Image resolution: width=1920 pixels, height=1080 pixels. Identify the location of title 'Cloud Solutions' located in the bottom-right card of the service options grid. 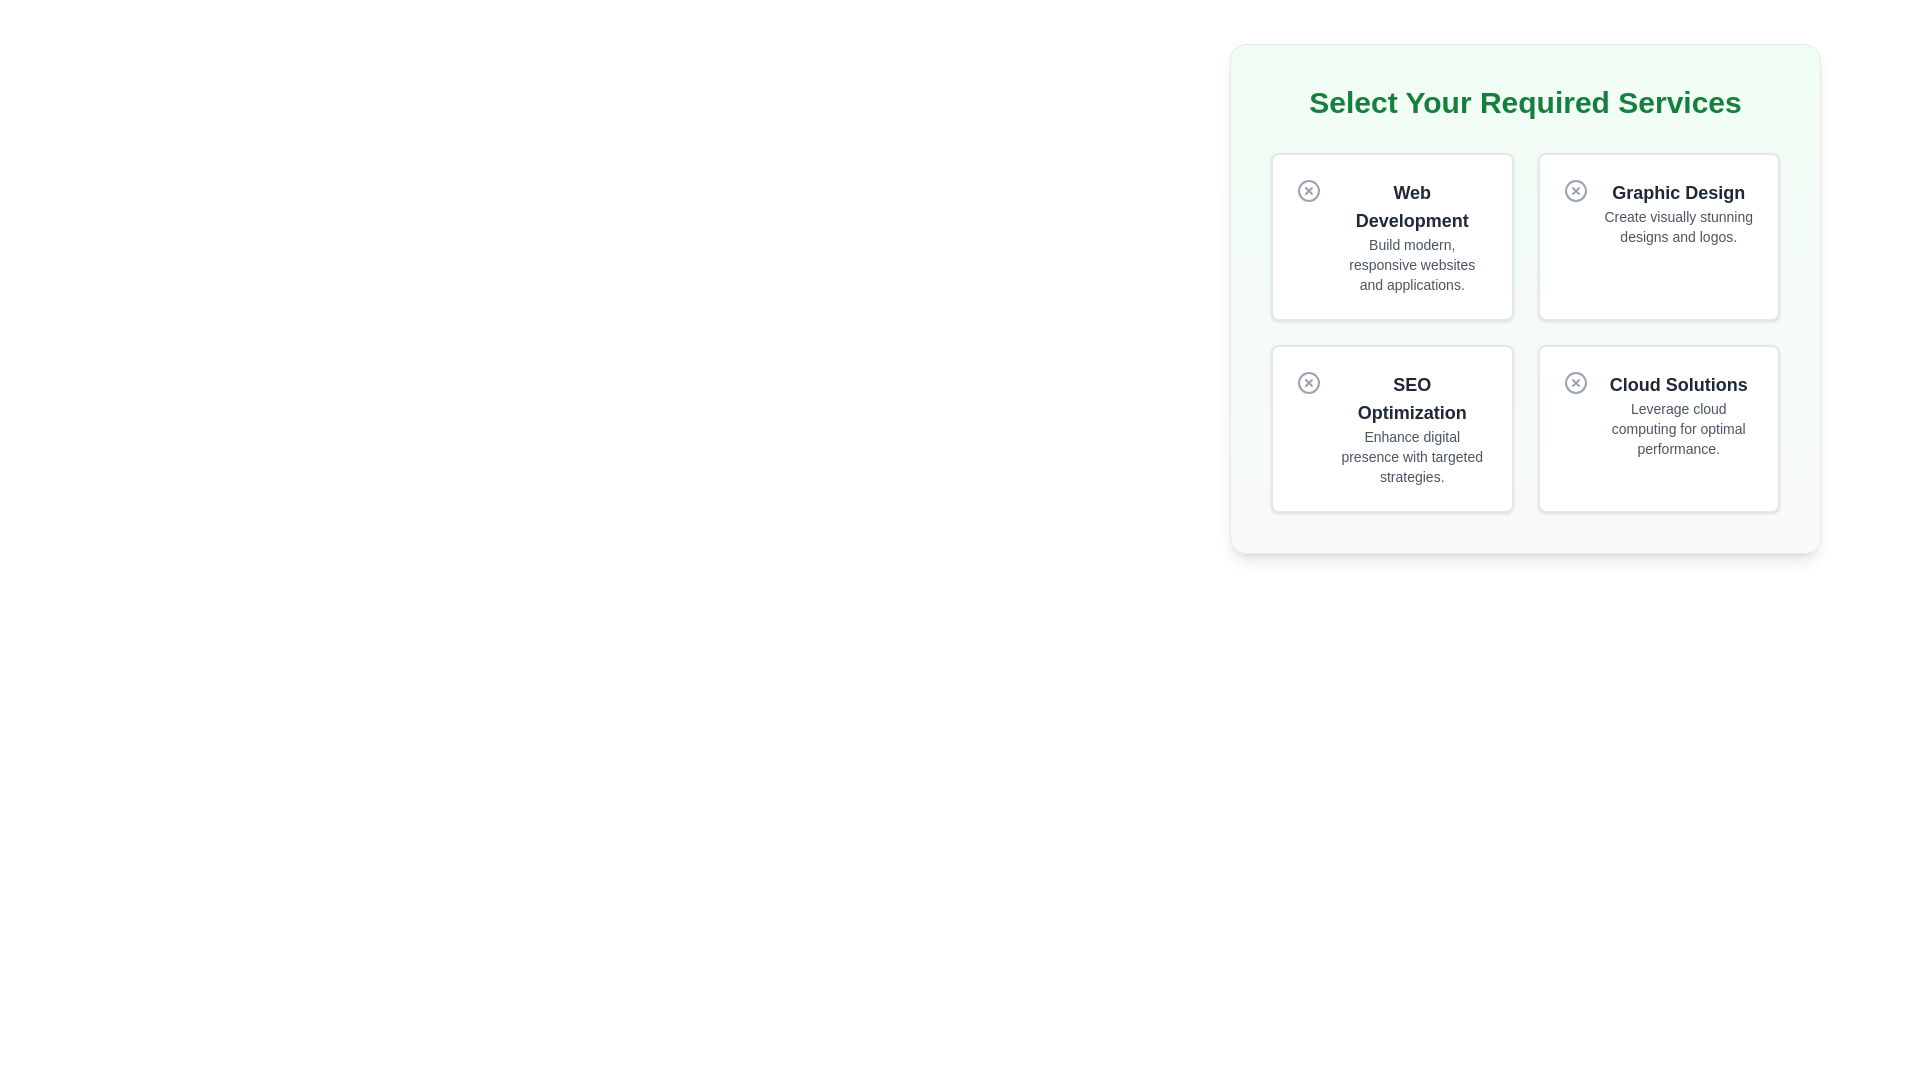
(1678, 385).